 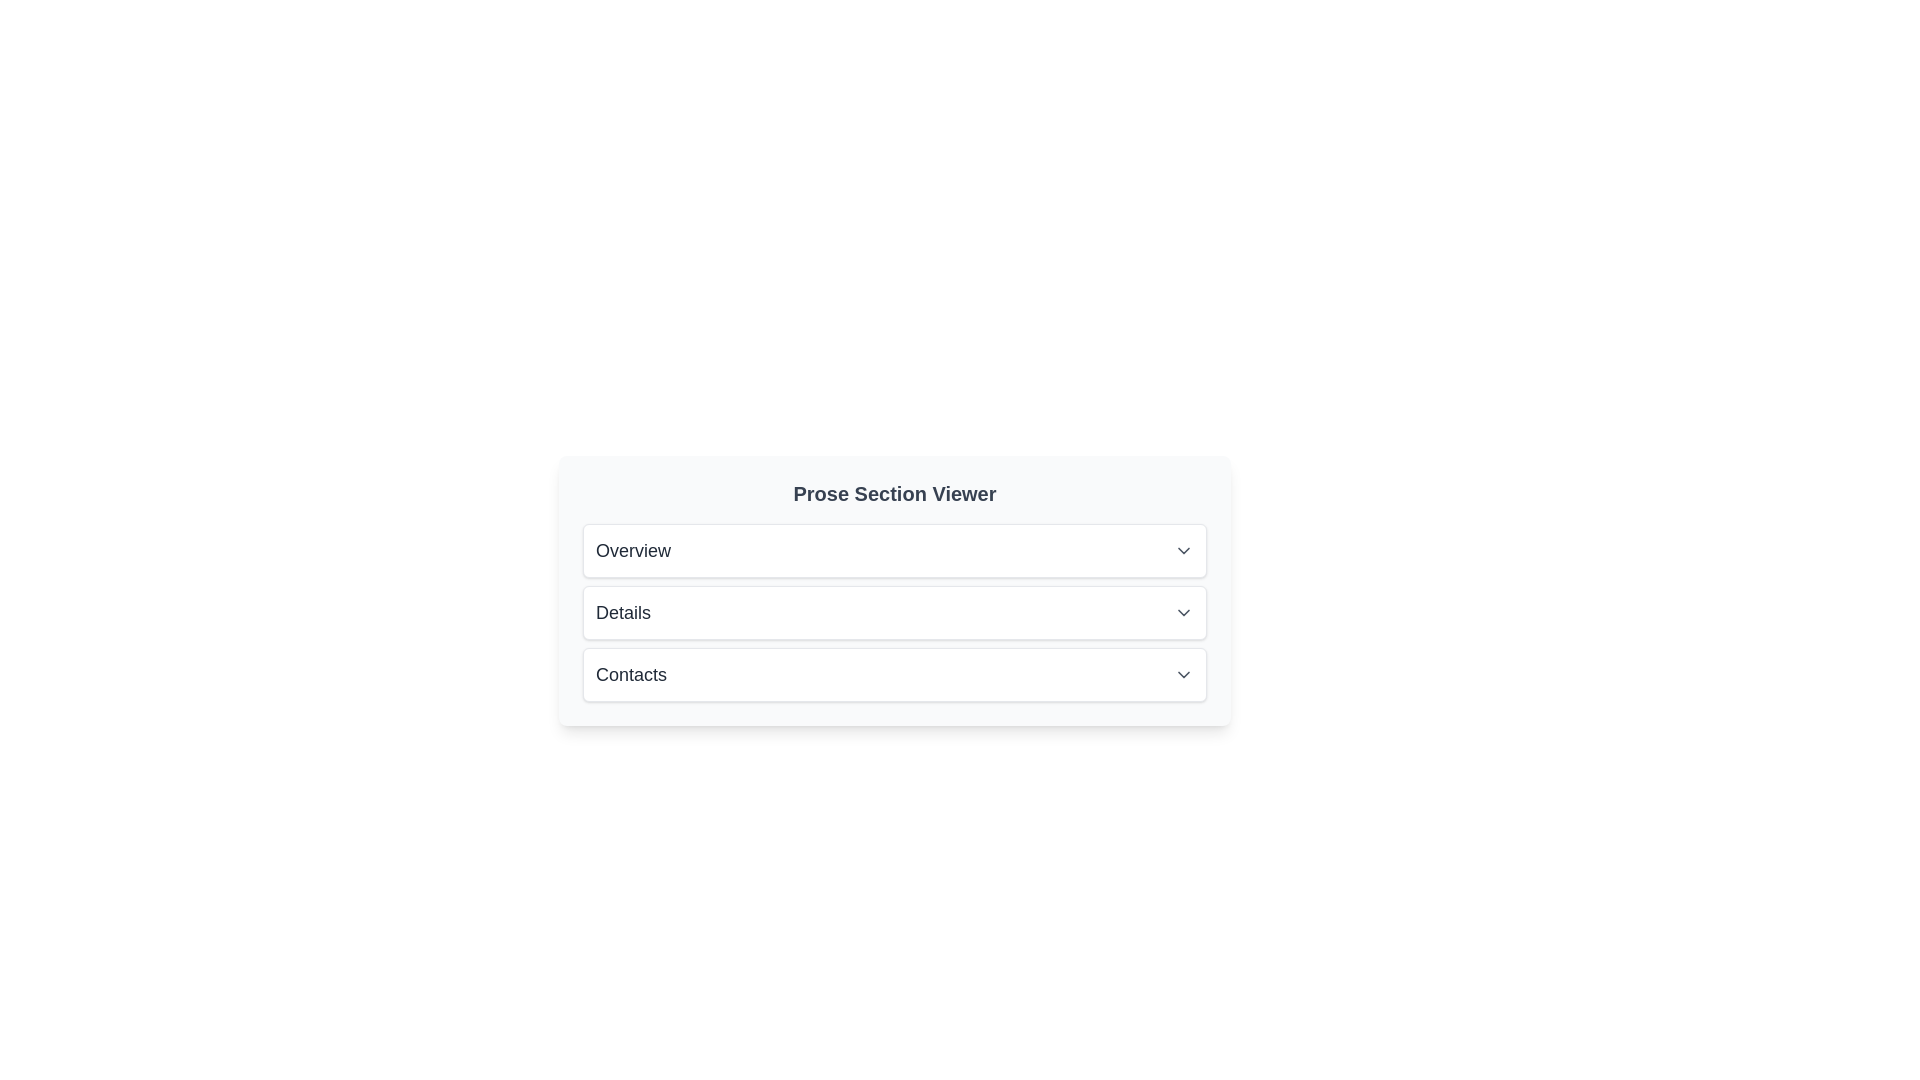 What do you see at coordinates (893, 551) in the screenshot?
I see `the first selectable item in the dropdown menu of the 'Prose Section Viewer'` at bounding box center [893, 551].